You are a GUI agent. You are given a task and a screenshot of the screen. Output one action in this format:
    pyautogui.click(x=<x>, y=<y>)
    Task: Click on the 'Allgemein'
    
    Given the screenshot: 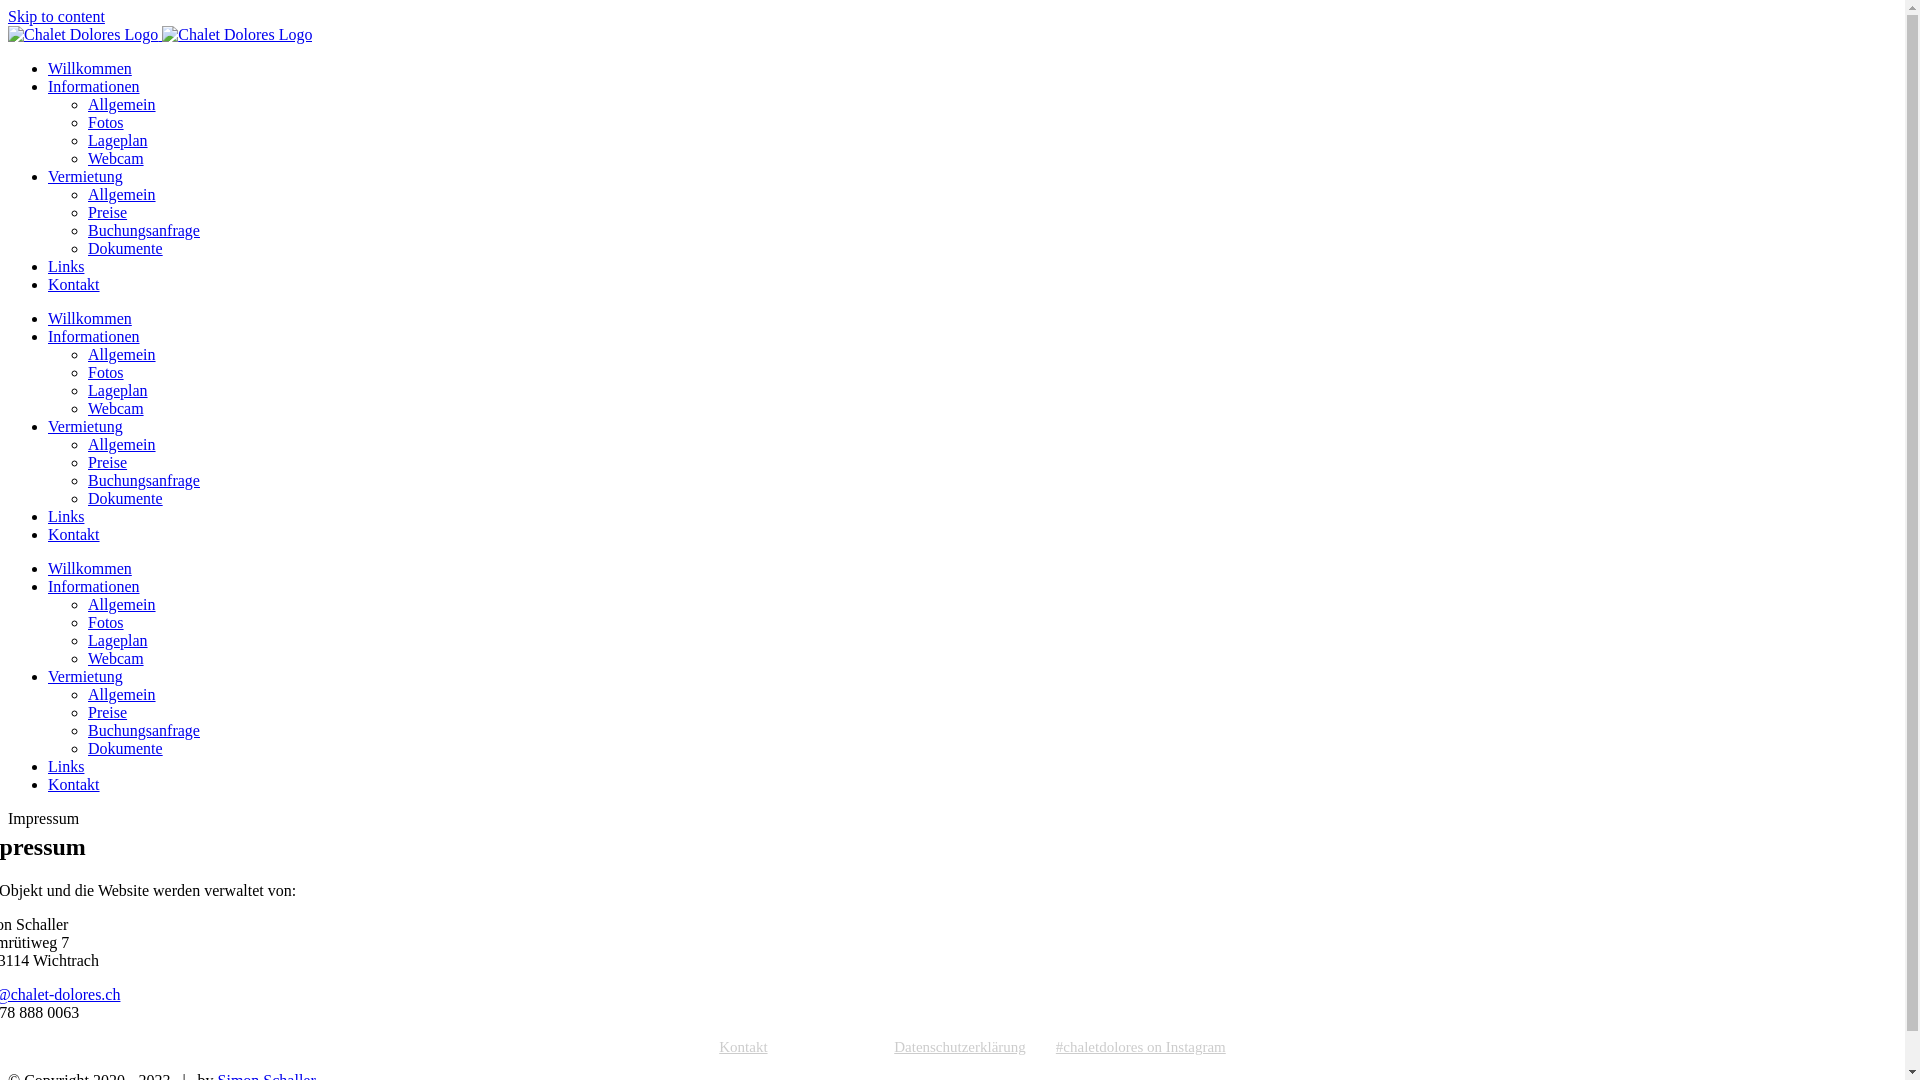 What is the action you would take?
    pyautogui.click(x=120, y=693)
    